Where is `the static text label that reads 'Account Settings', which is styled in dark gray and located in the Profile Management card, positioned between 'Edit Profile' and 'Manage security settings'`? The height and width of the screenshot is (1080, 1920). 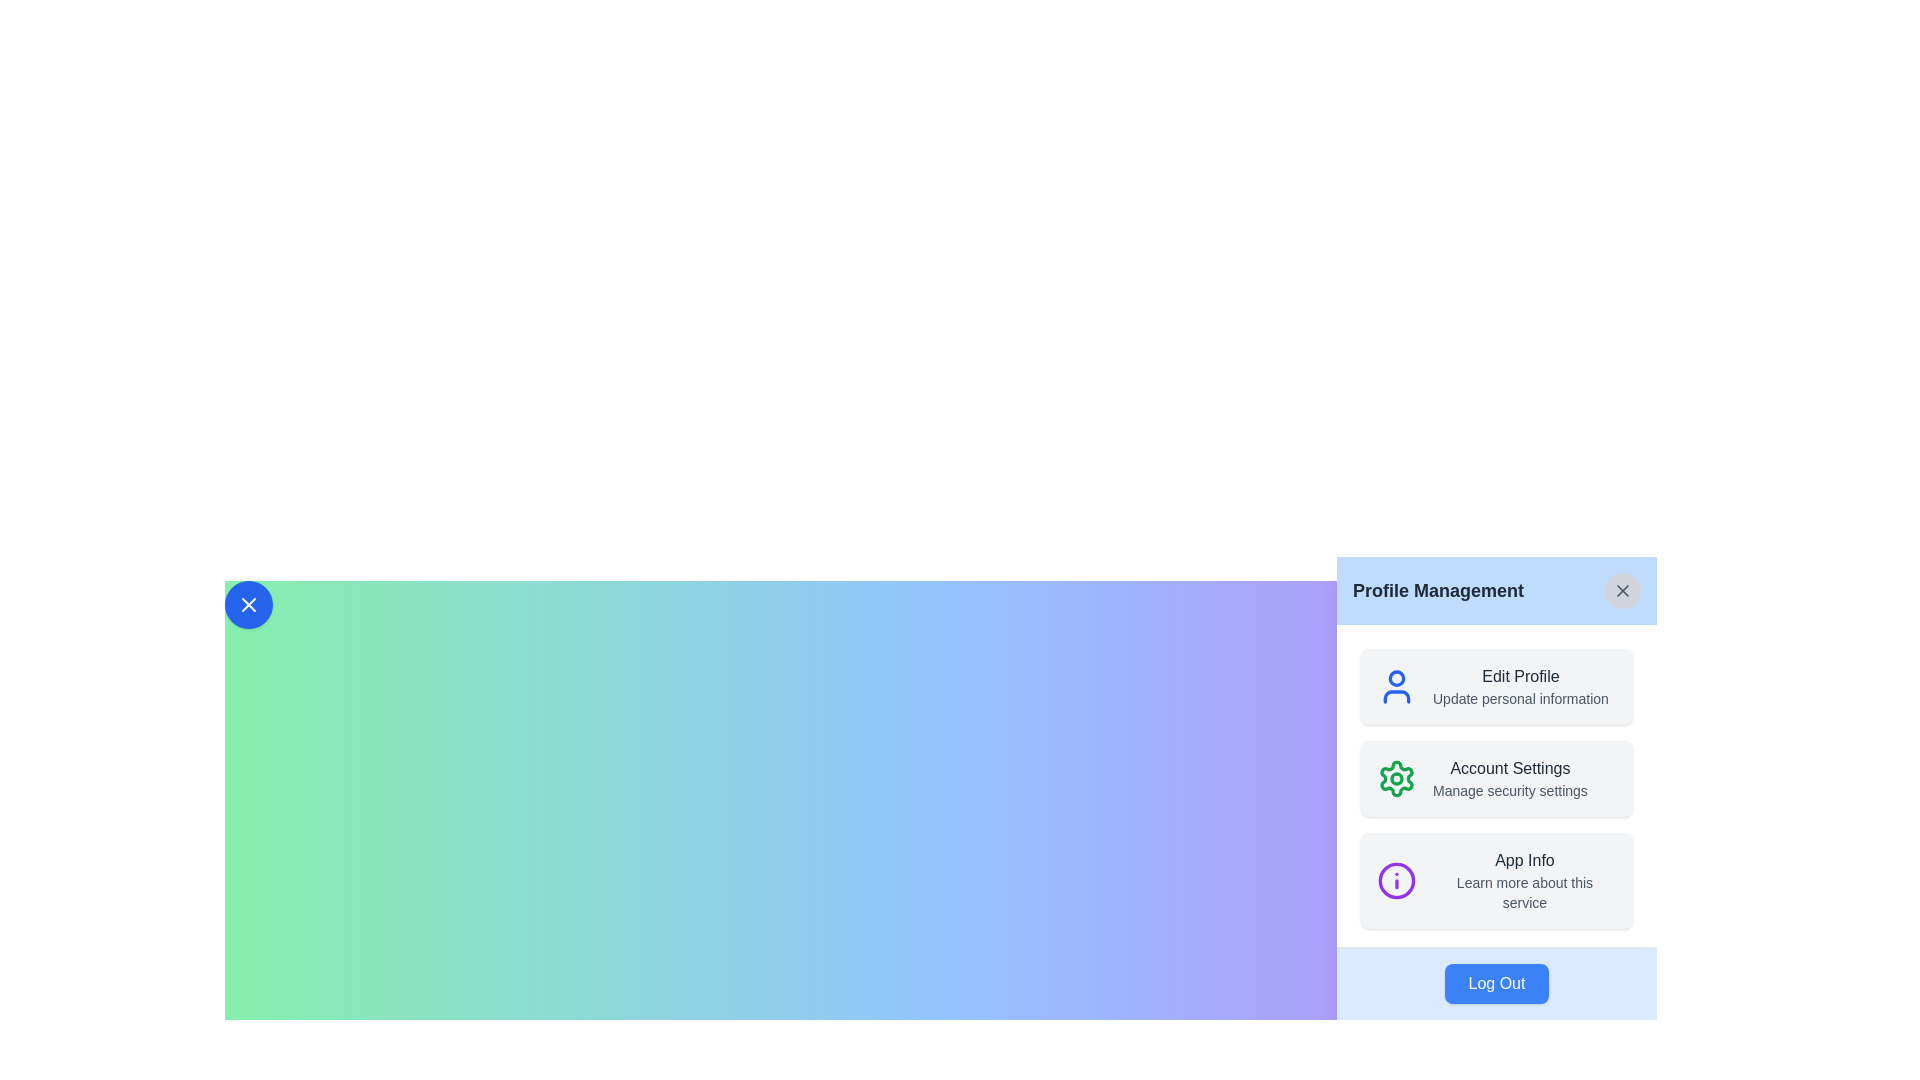 the static text label that reads 'Account Settings', which is styled in dark gray and located in the Profile Management card, positioned between 'Edit Profile' and 'Manage security settings' is located at coordinates (1510, 767).